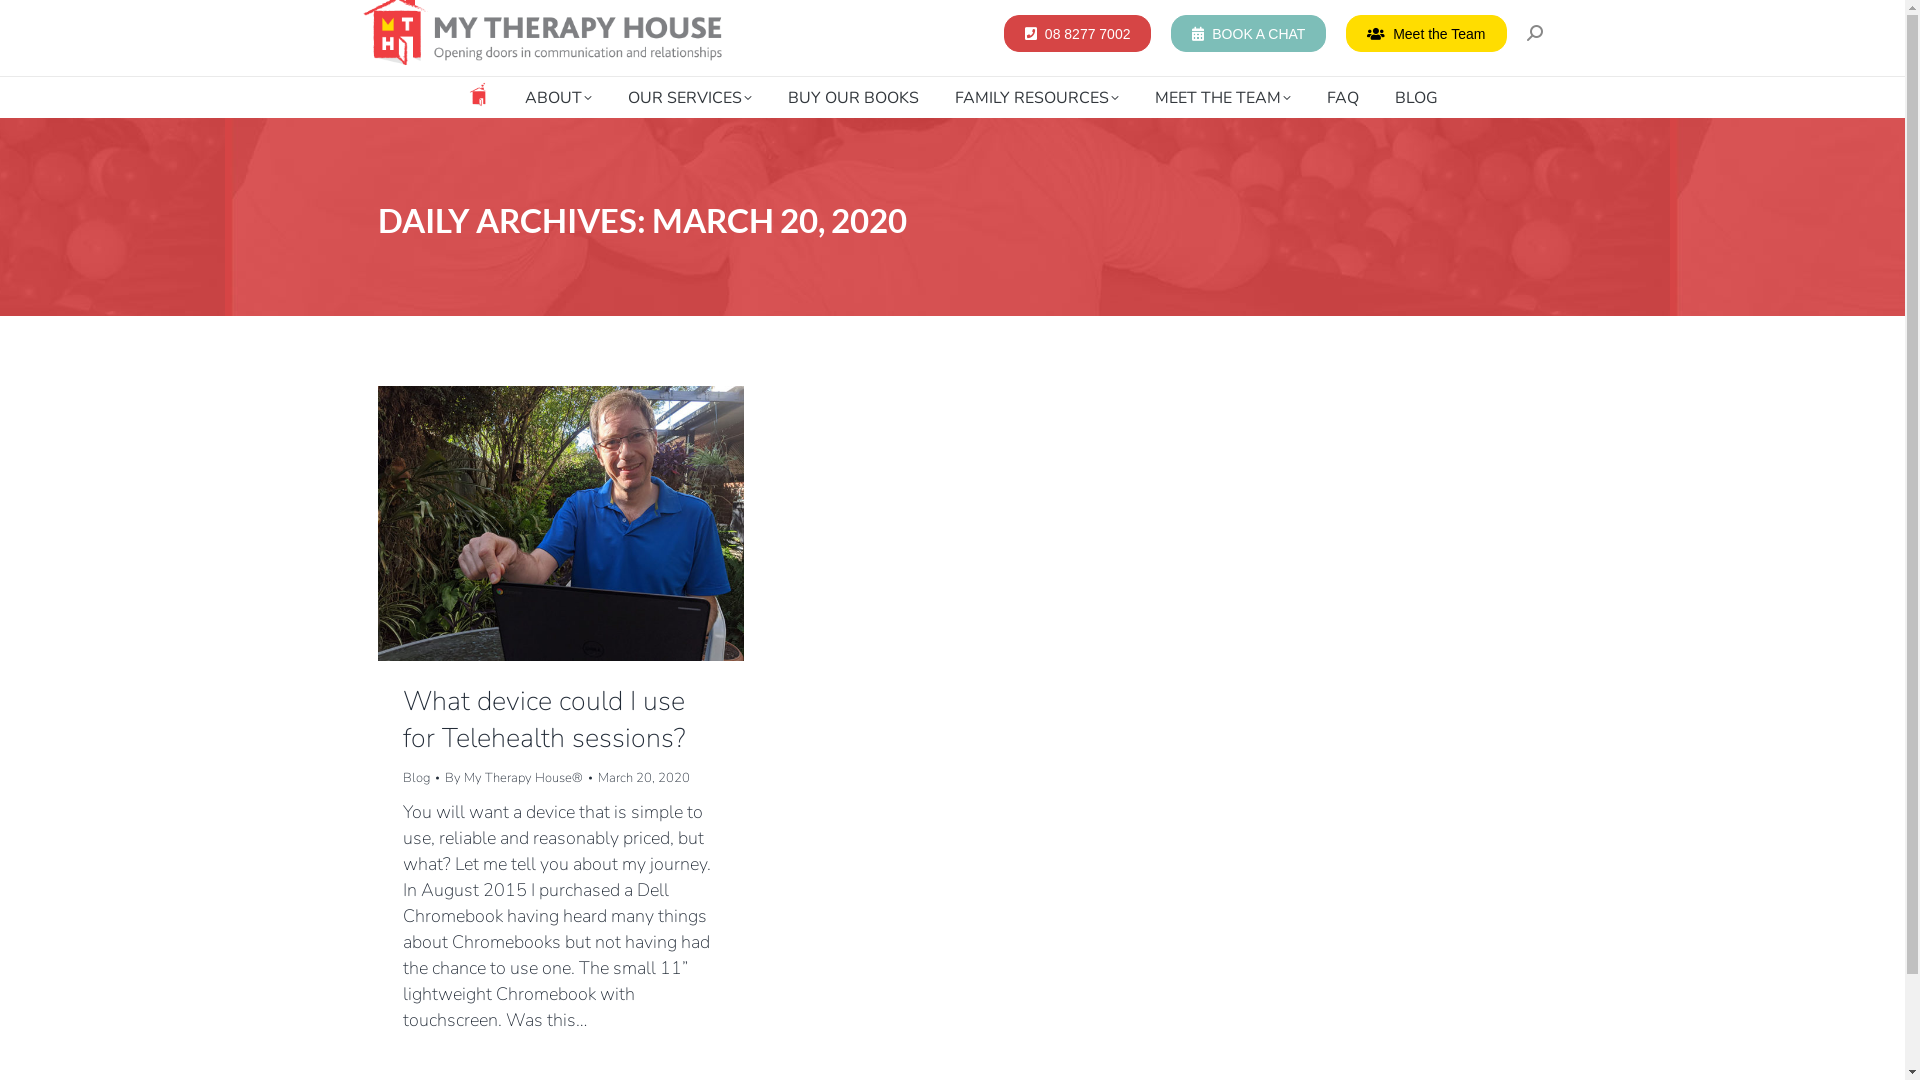 The image size is (1920, 1080). Describe the element at coordinates (1247, 32) in the screenshot. I see `'  BOOK A CHAT'` at that location.